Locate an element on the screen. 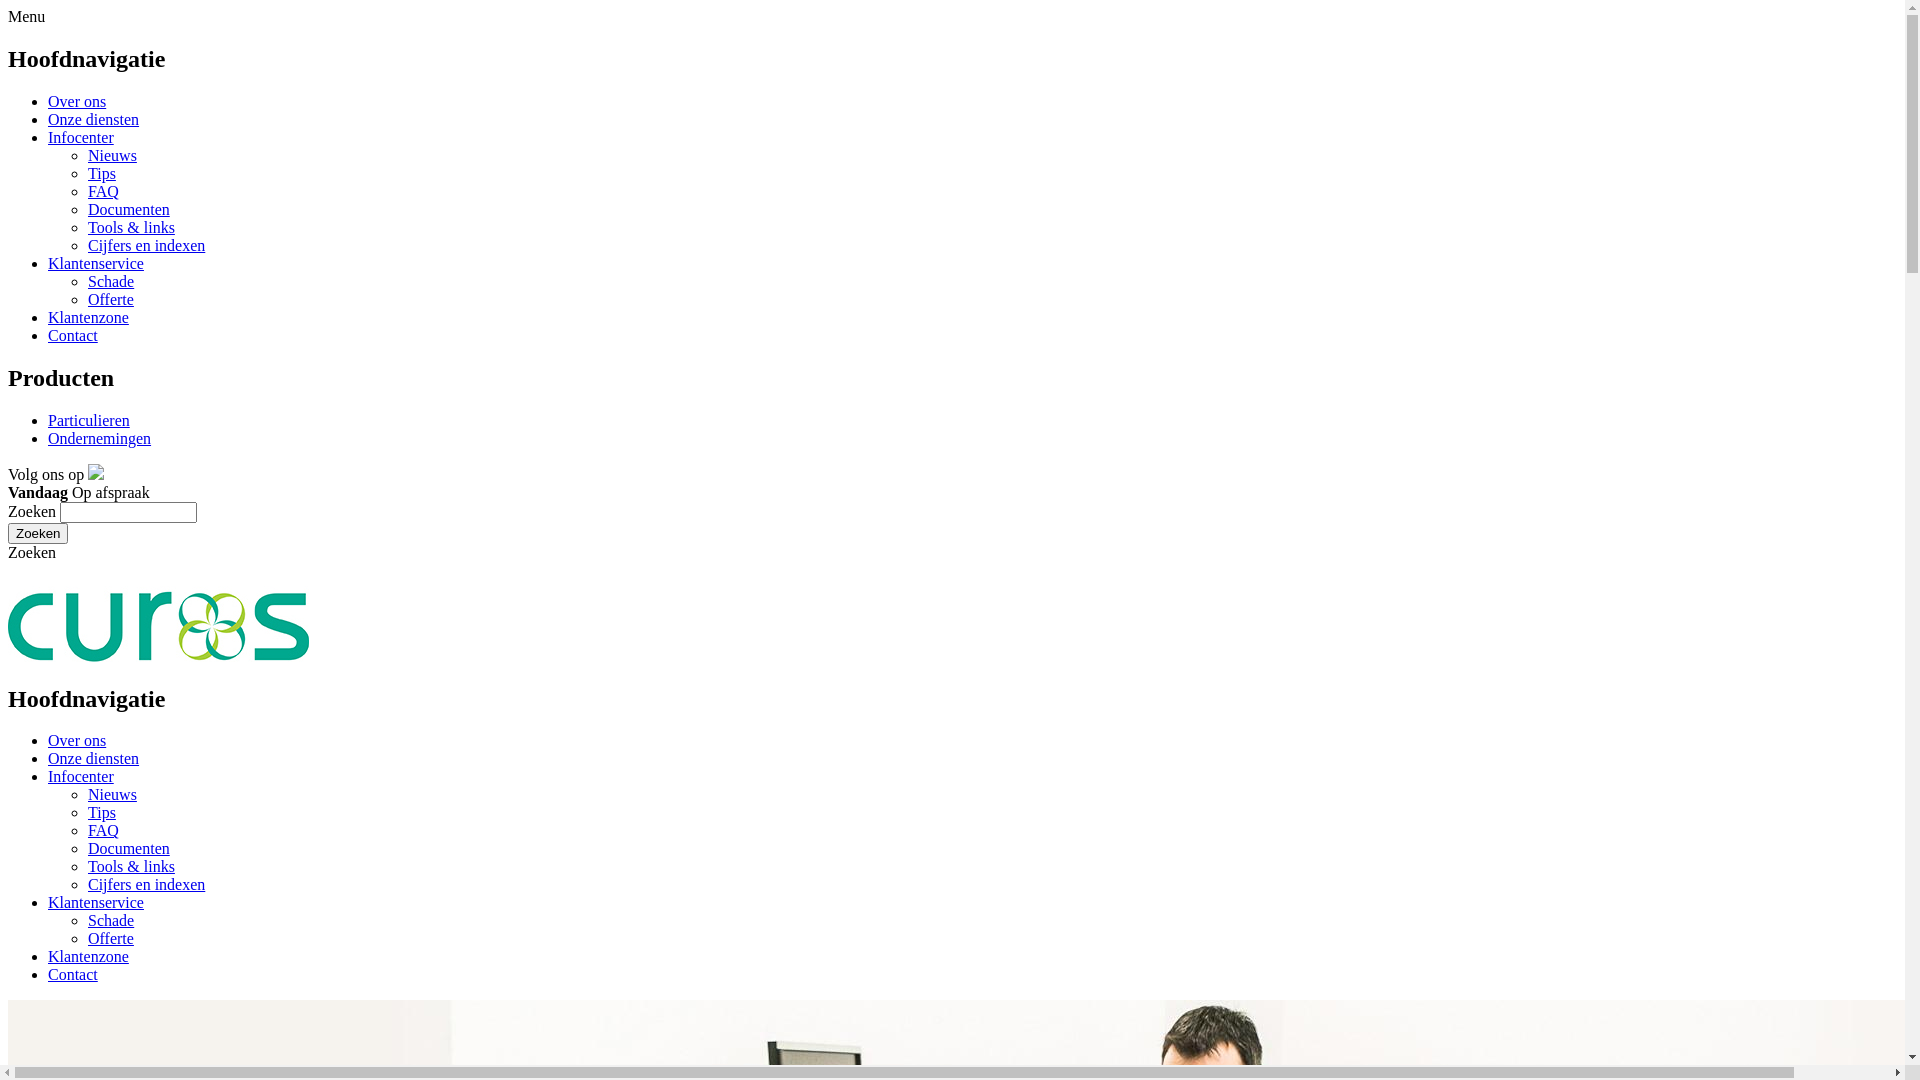 Image resolution: width=1920 pixels, height=1080 pixels. 'Cijfers en indexen' is located at coordinates (145, 244).